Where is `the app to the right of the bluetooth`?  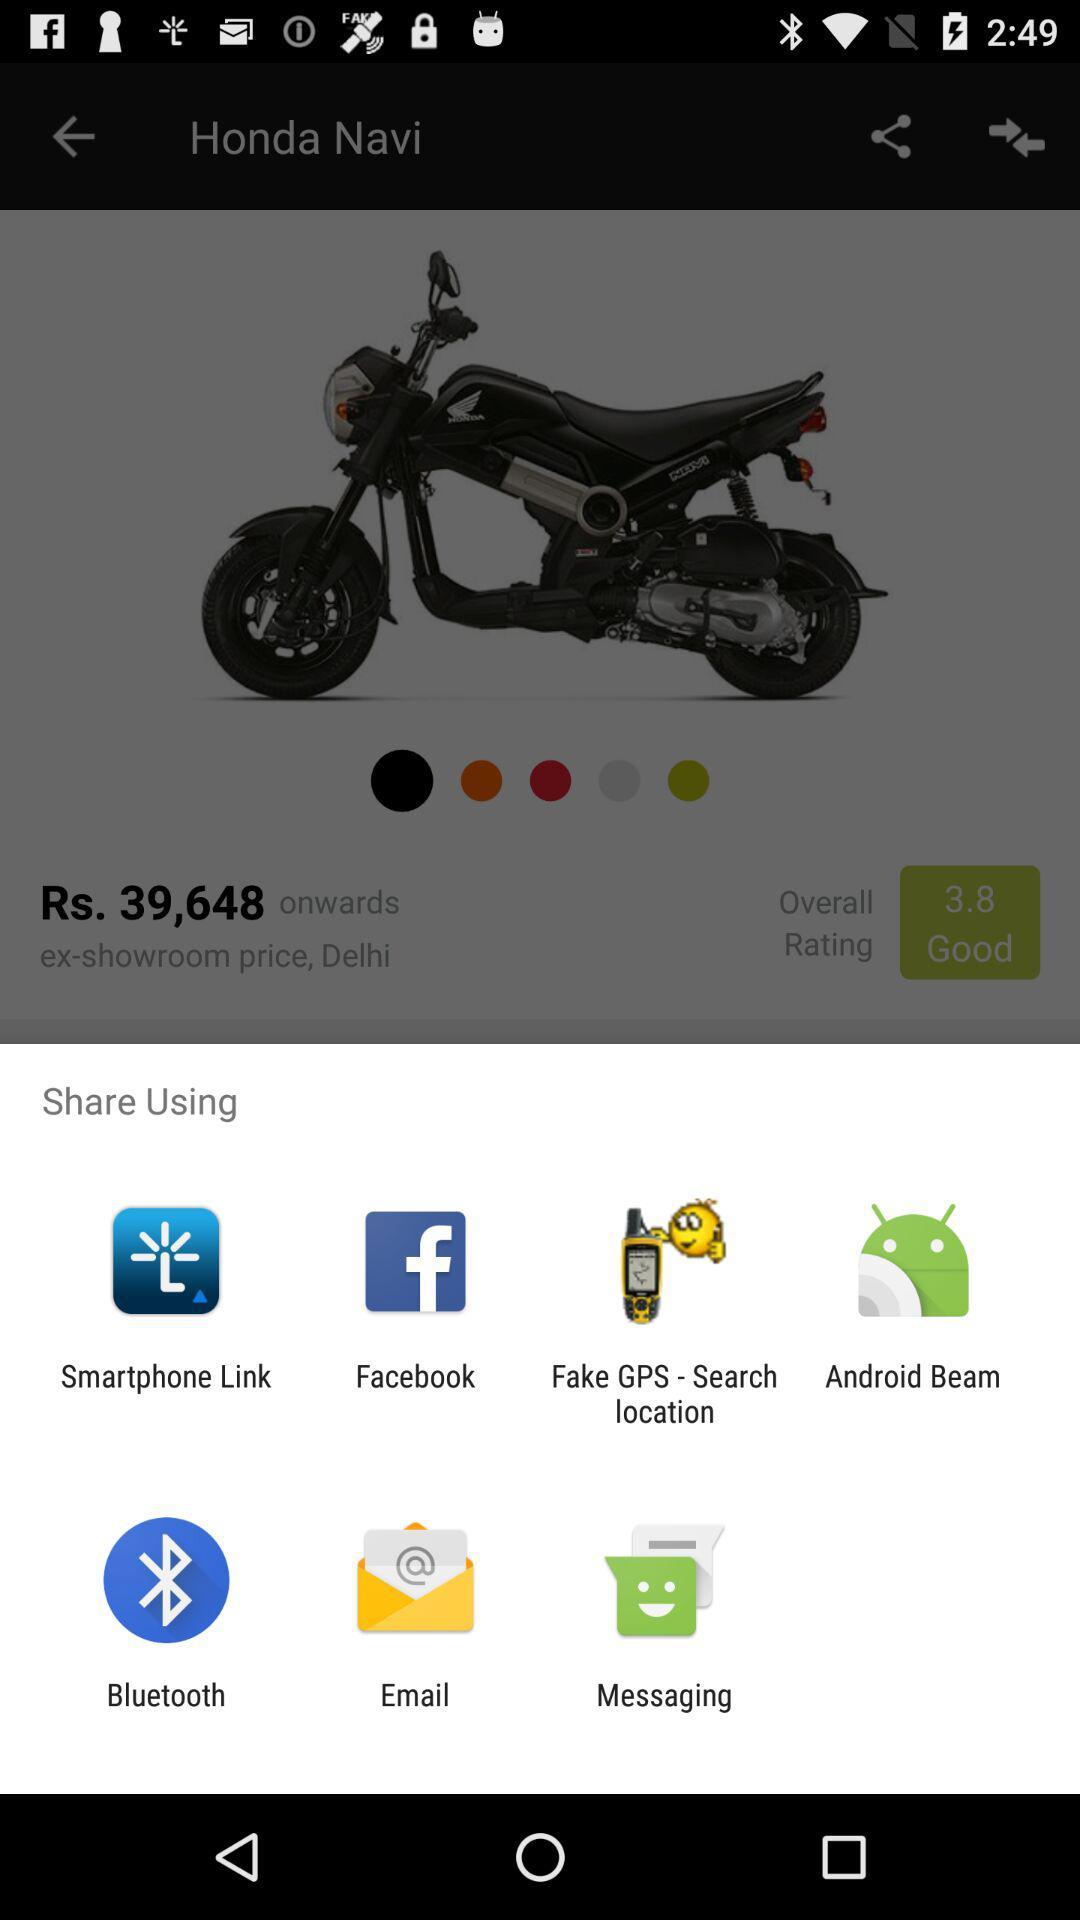
the app to the right of the bluetooth is located at coordinates (414, 1711).